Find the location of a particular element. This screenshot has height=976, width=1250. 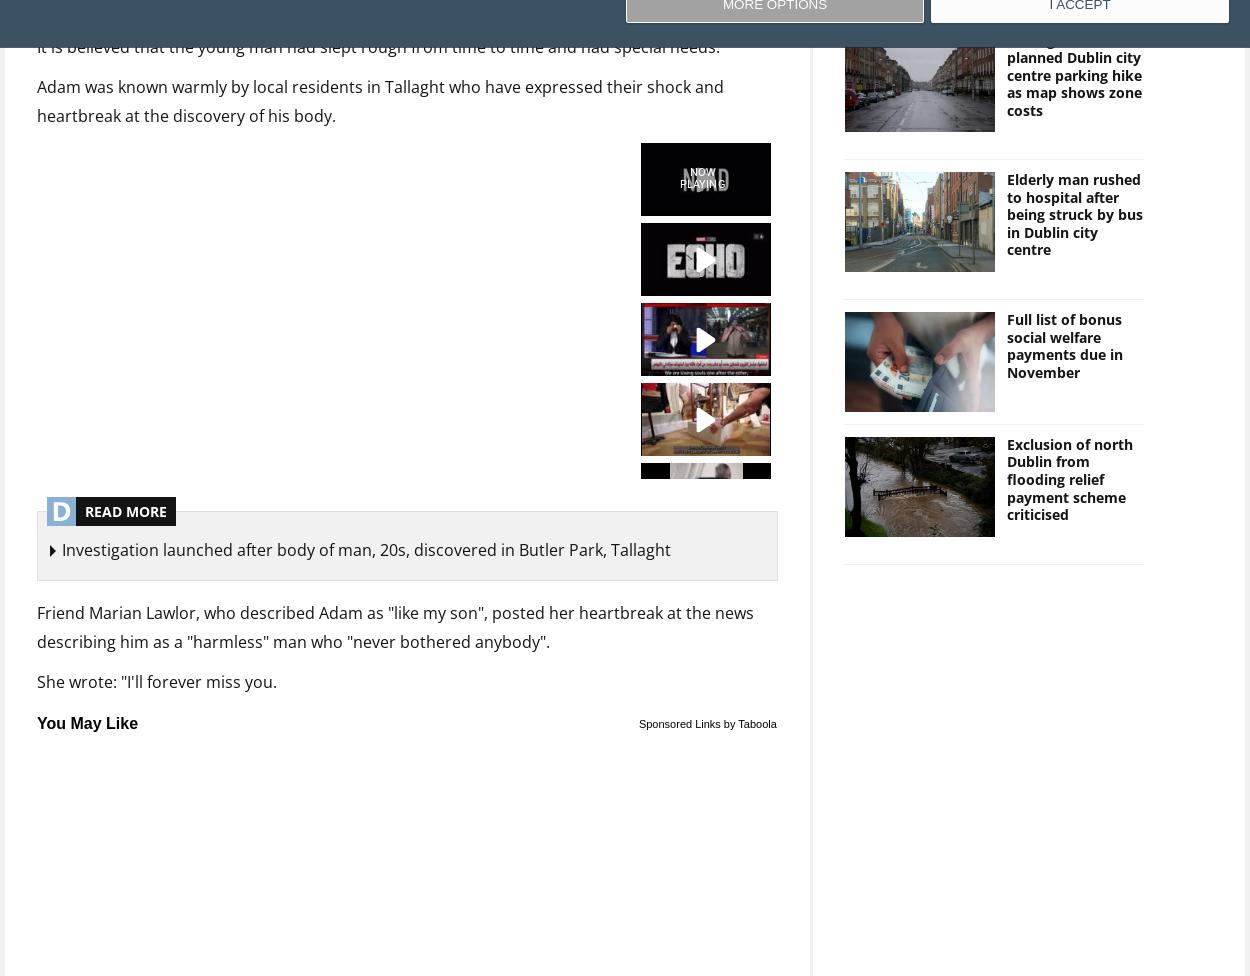

'Exclusion of north Dublin from flooding relief payment scheme criticised' is located at coordinates (1068, 478).